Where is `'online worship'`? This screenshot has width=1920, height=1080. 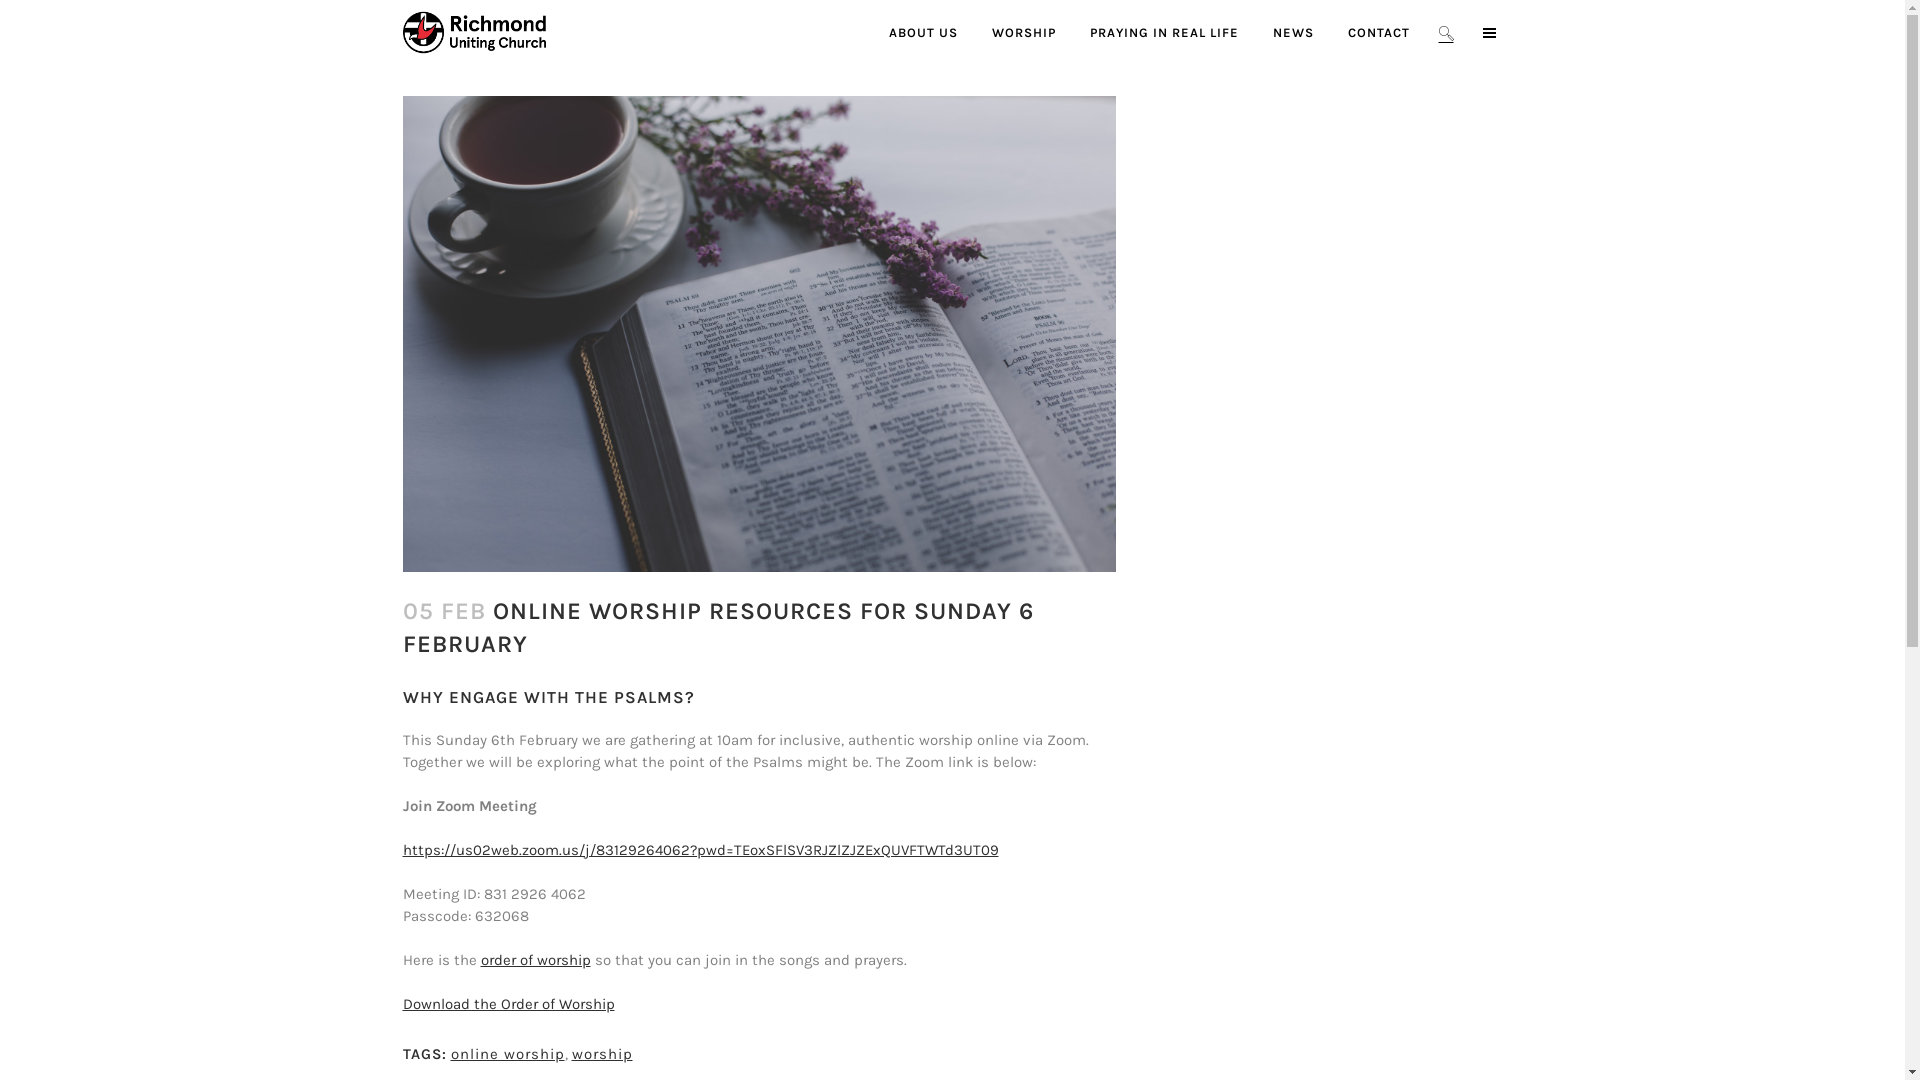 'online worship' is located at coordinates (449, 1052).